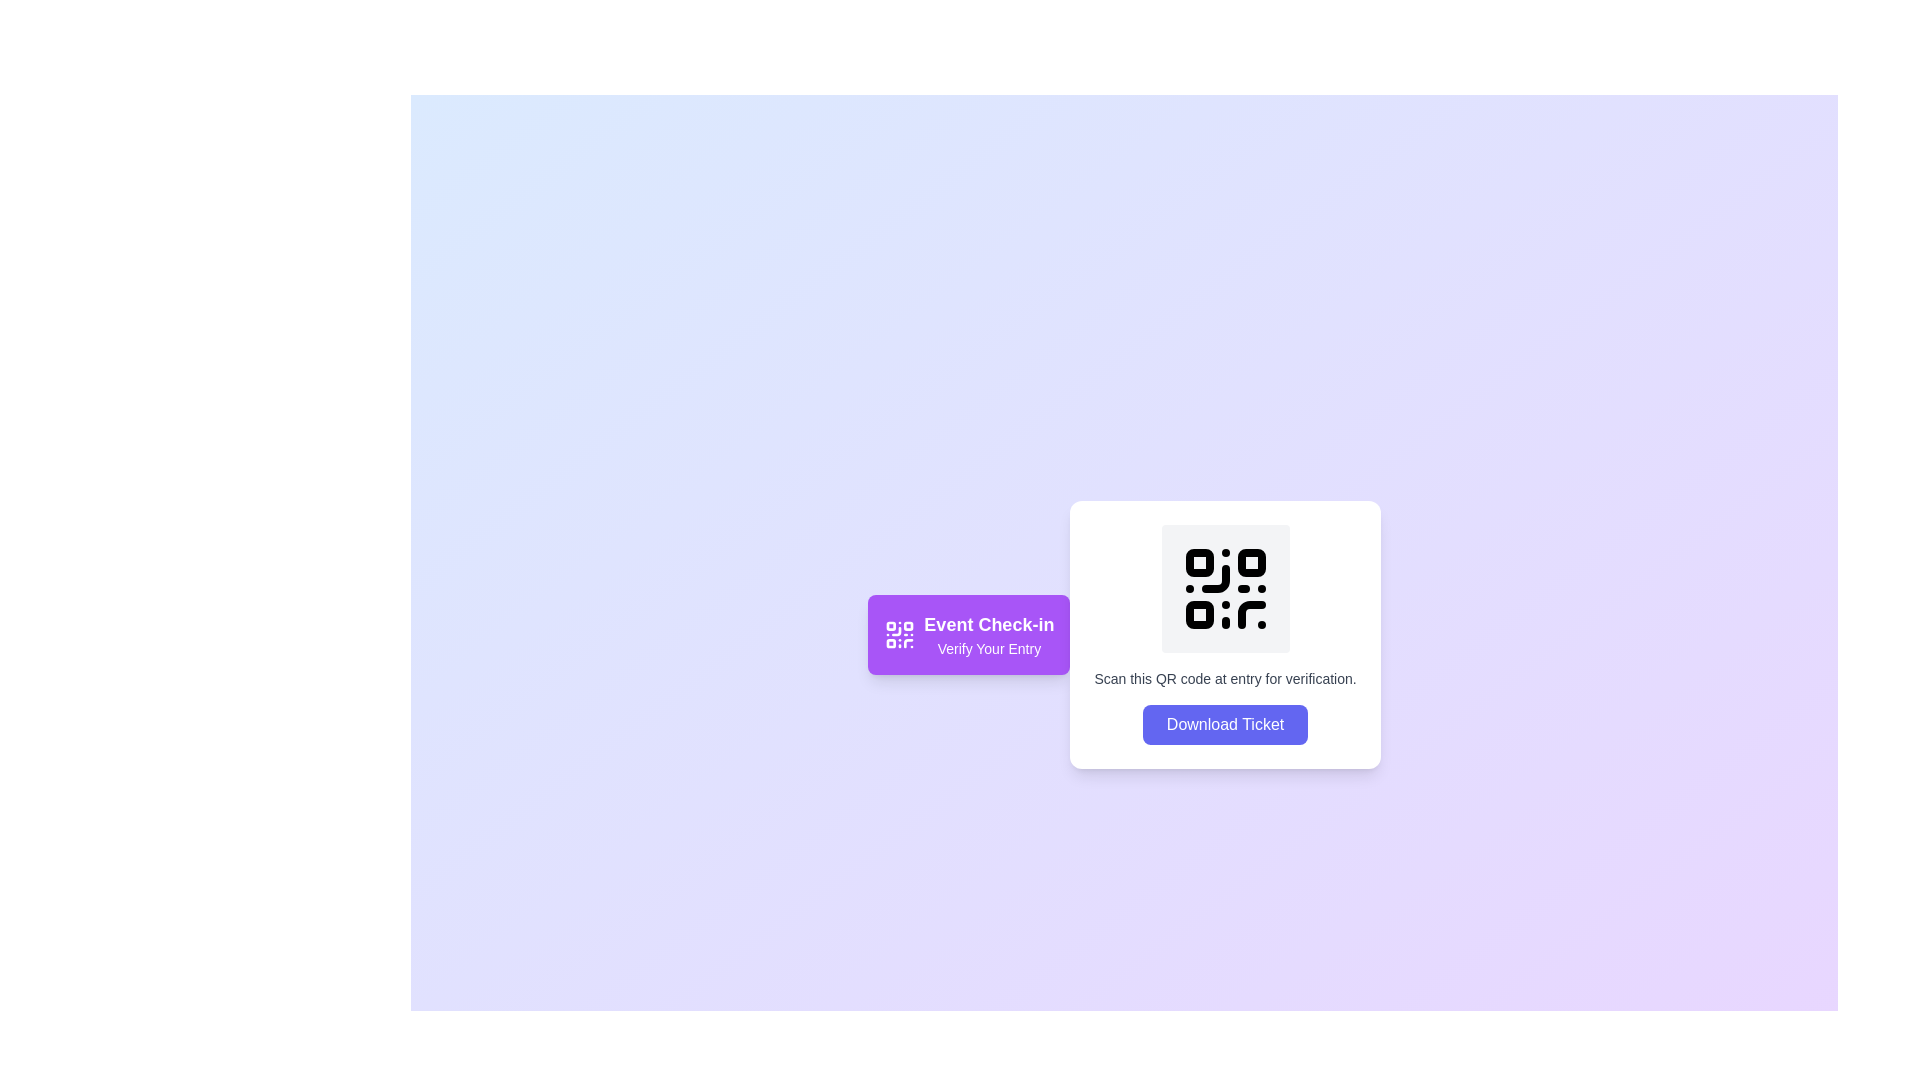 The height and width of the screenshot is (1080, 1920). I want to click on attention on the Decorative/Symbolic Component located at the lower-left corner of the central QR code module, so click(1199, 613).